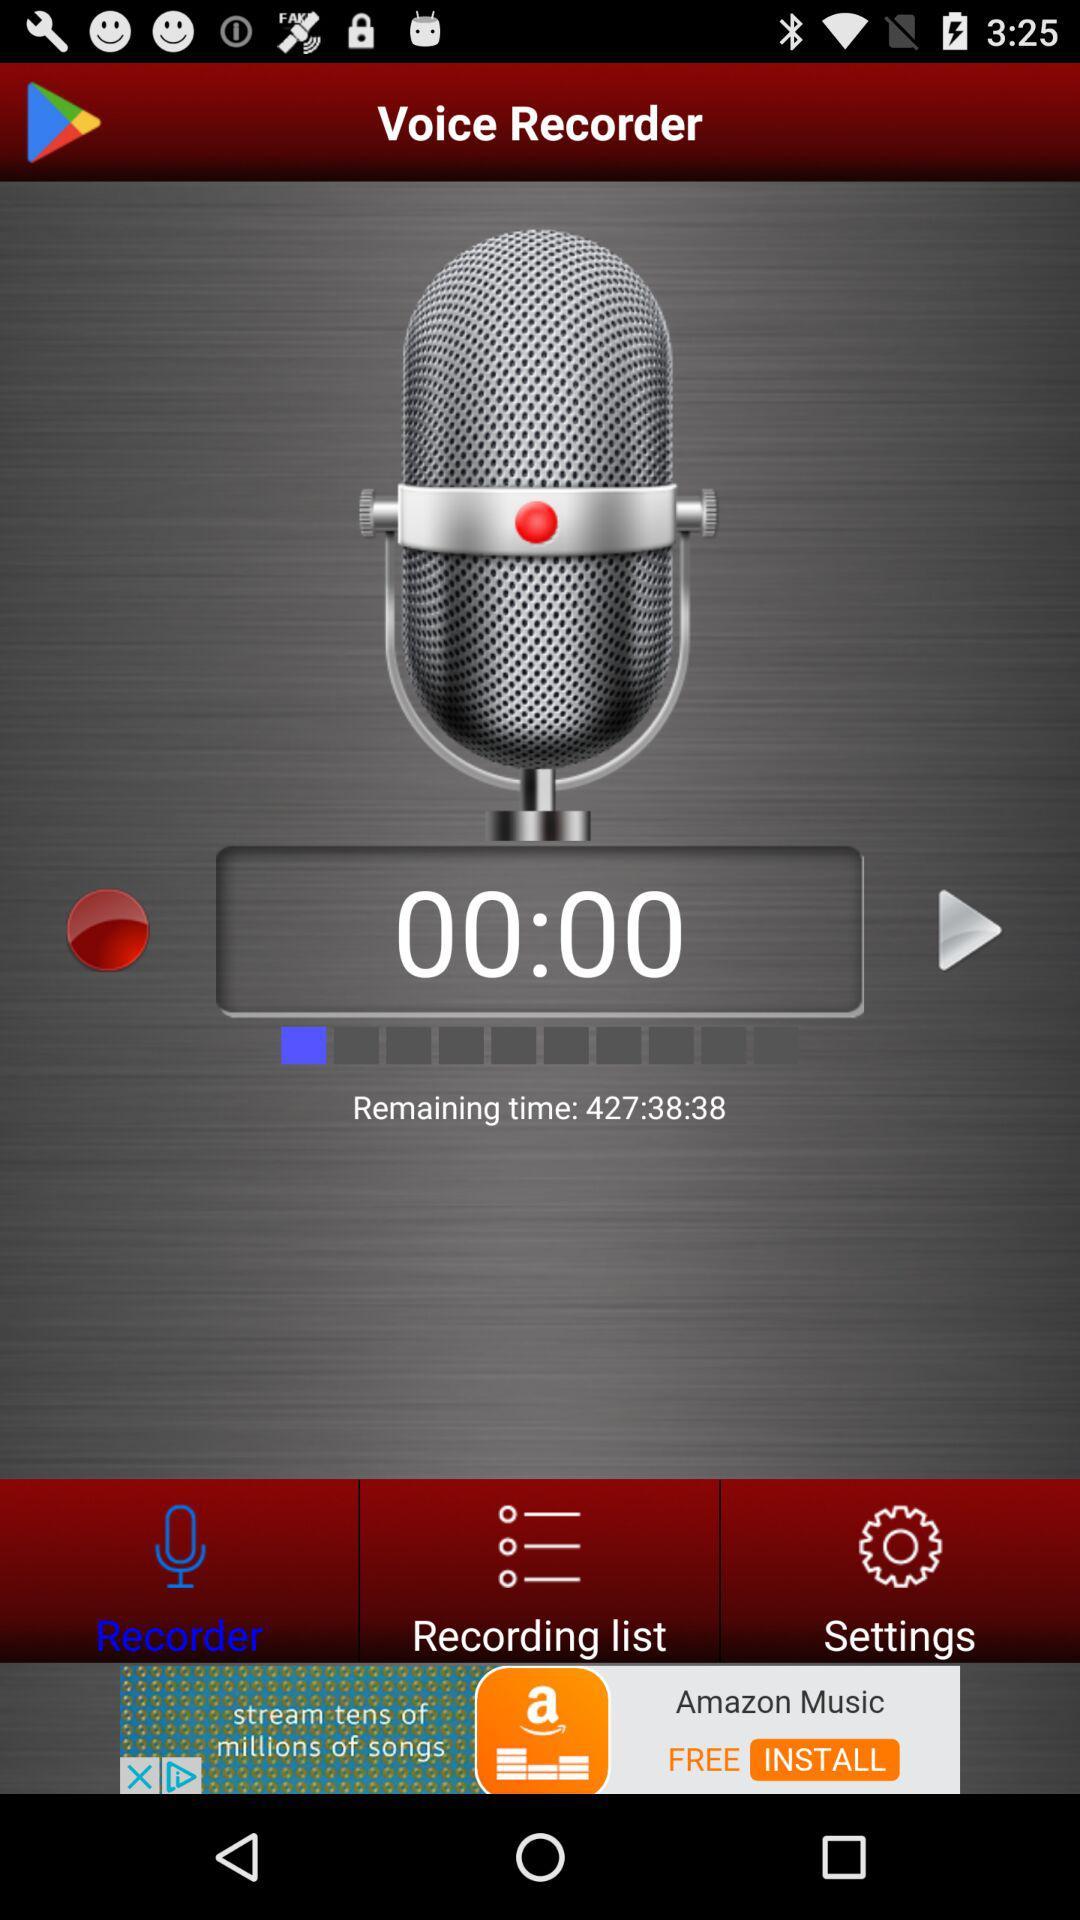 The height and width of the screenshot is (1920, 1080). I want to click on microphone recorder, so click(178, 1569).